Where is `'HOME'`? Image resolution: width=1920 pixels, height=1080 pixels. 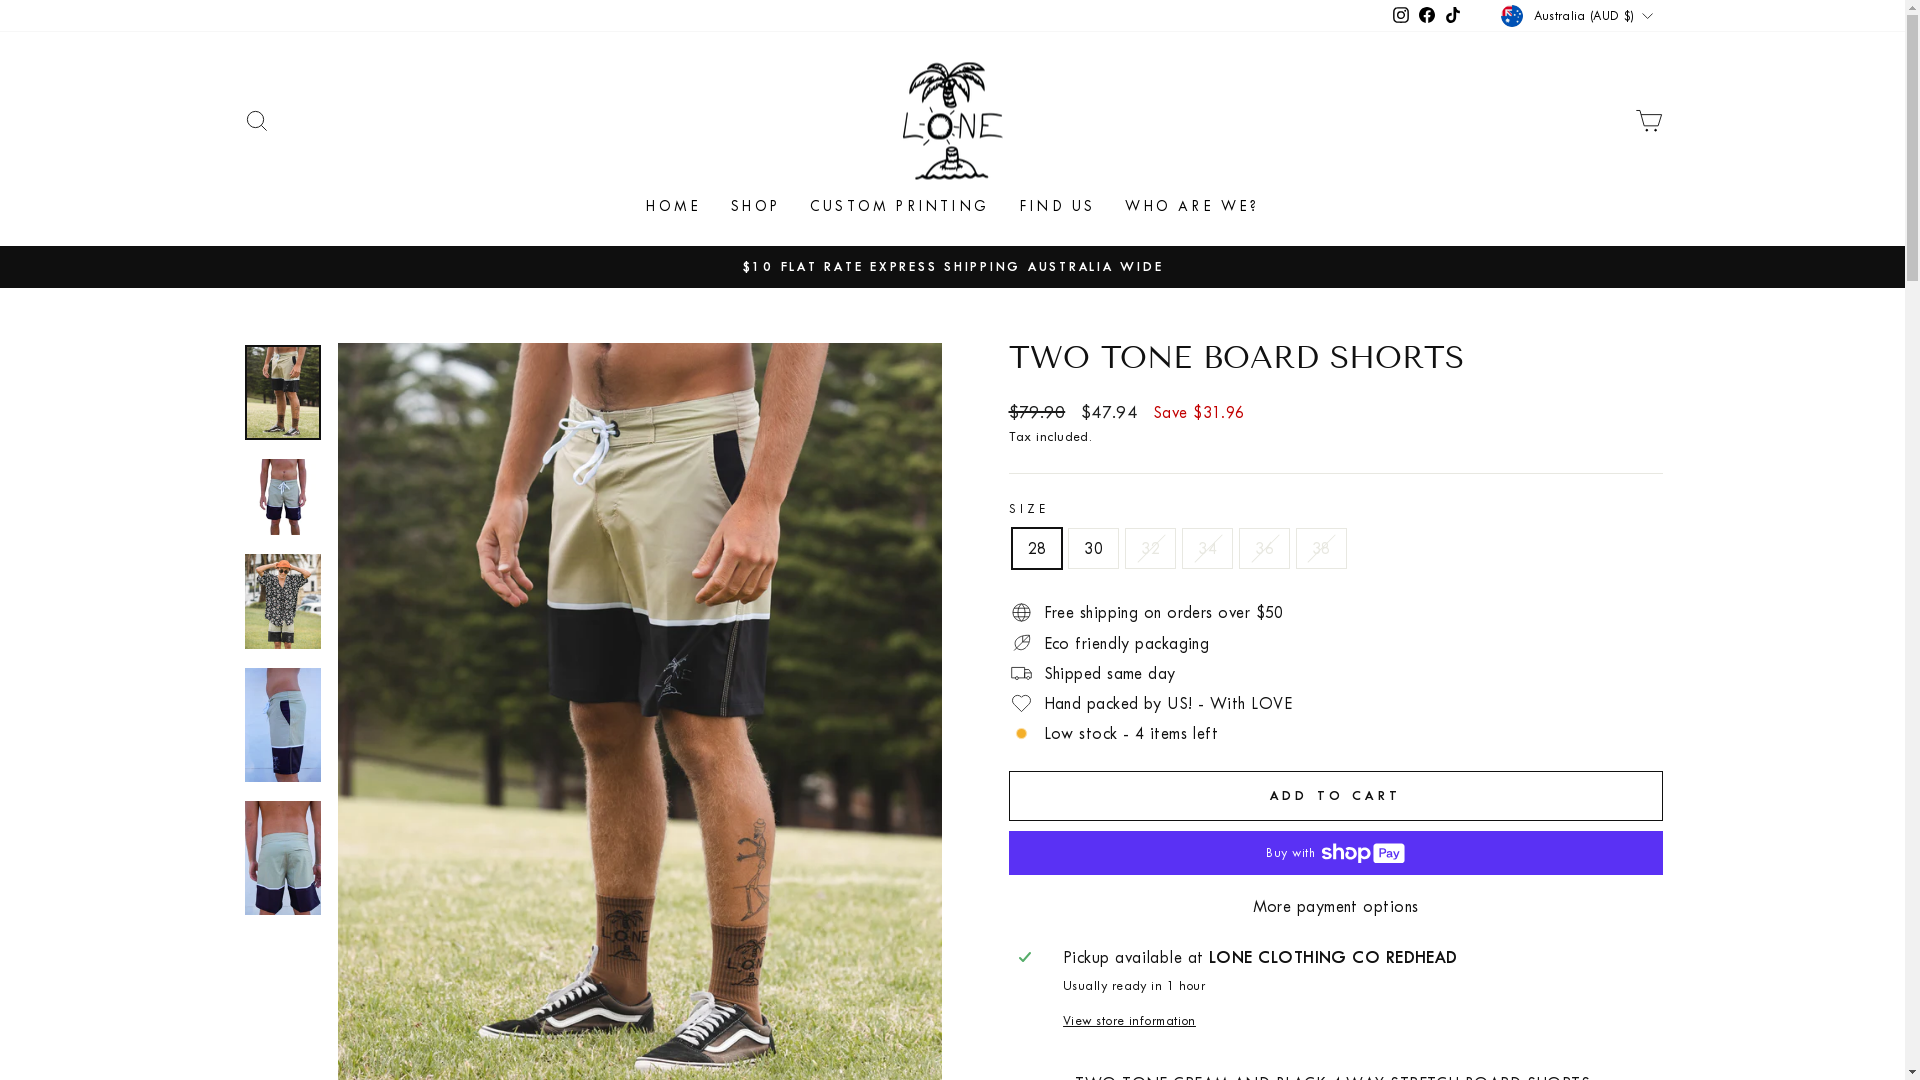
'HOME' is located at coordinates (673, 207).